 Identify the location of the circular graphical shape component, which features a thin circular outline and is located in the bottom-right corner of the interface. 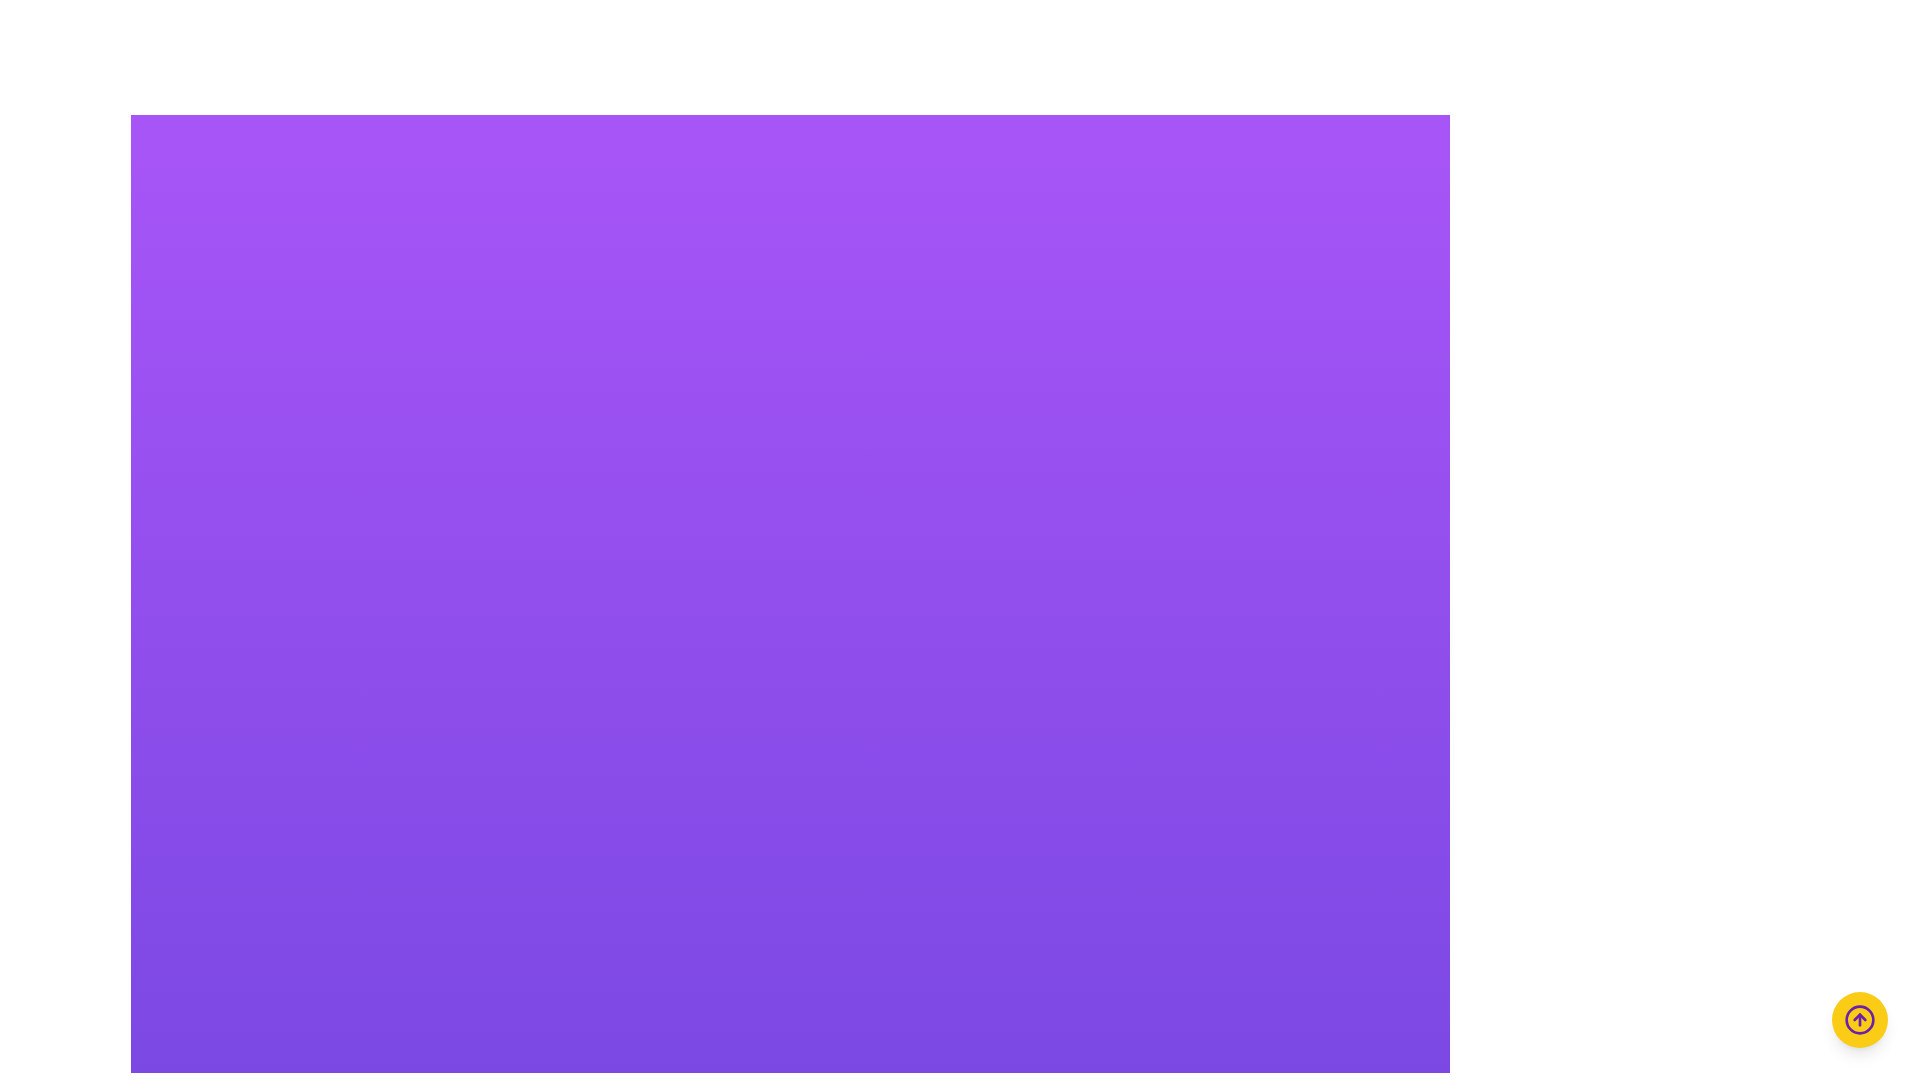
(1859, 1019).